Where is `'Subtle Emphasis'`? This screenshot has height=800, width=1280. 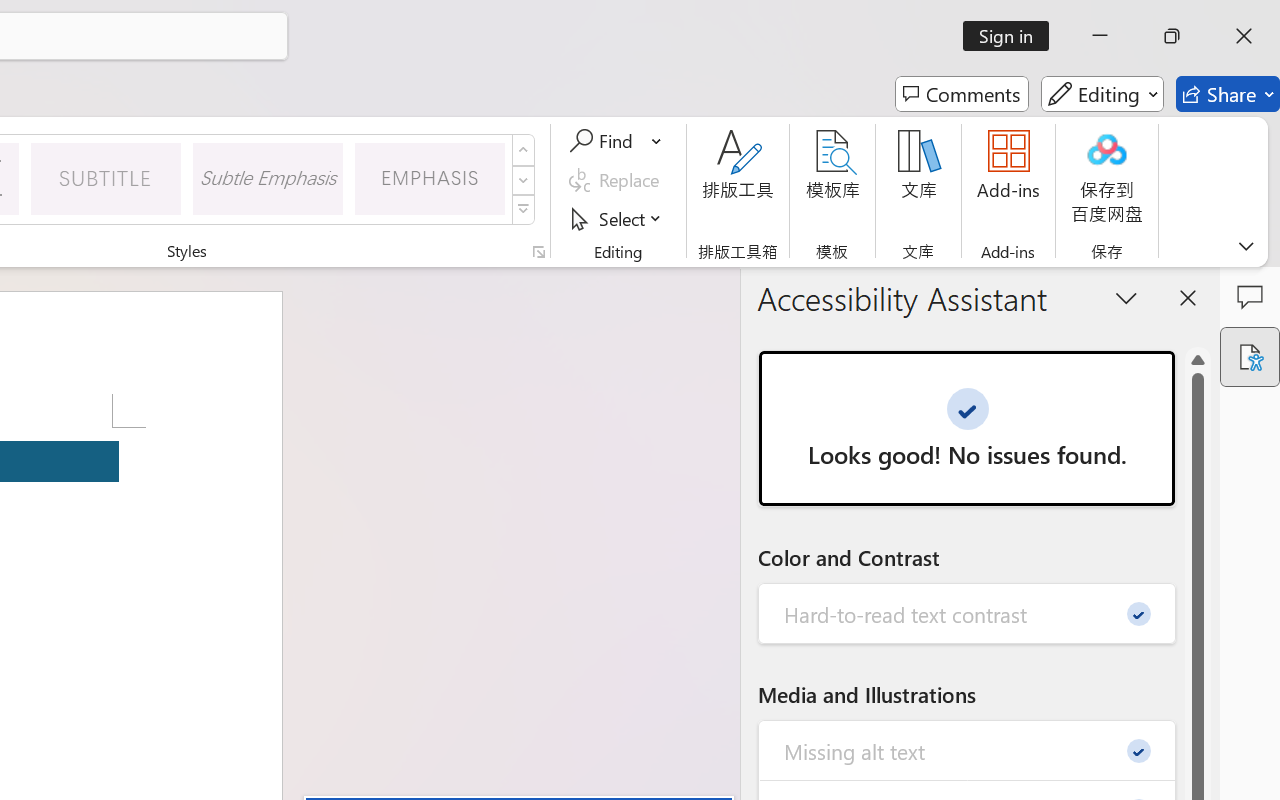 'Subtle Emphasis' is located at coordinates (267, 177).